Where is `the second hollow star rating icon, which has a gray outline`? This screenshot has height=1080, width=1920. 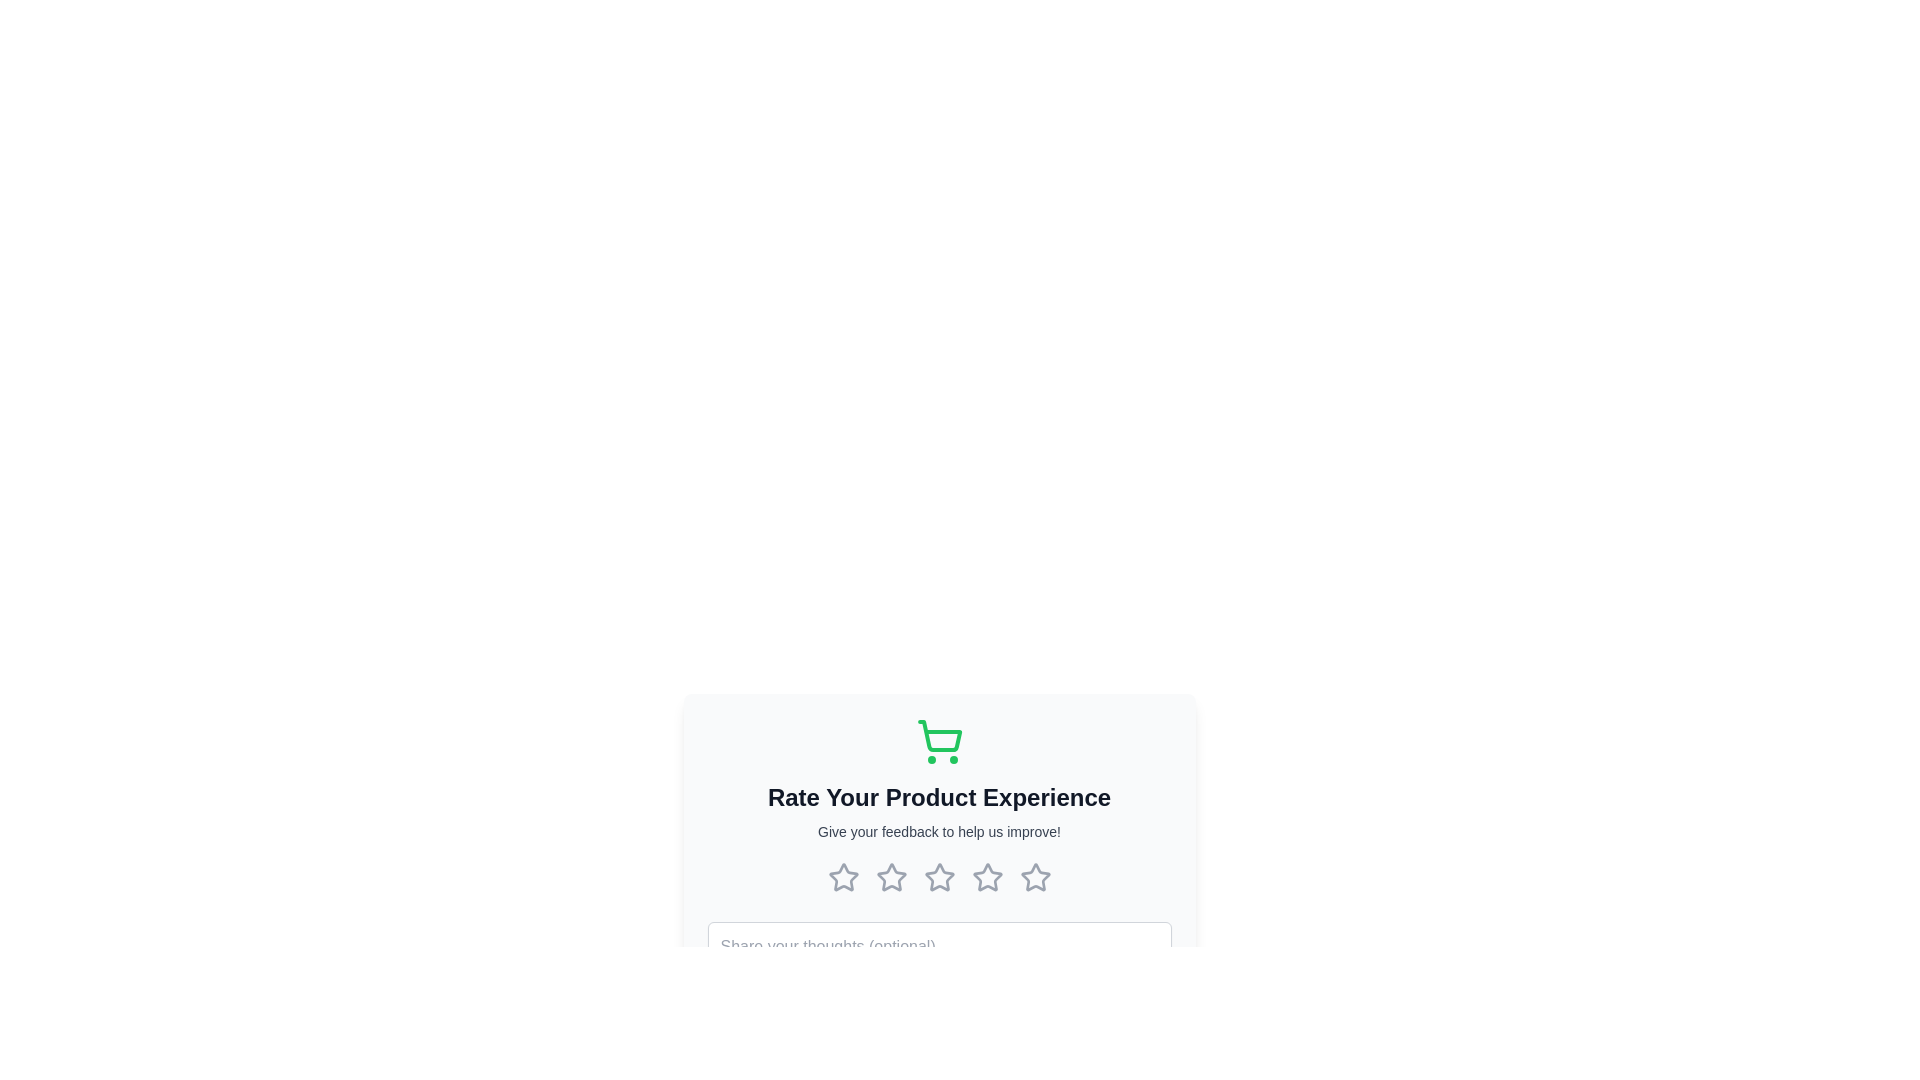 the second hollow star rating icon, which has a gray outline is located at coordinates (890, 877).